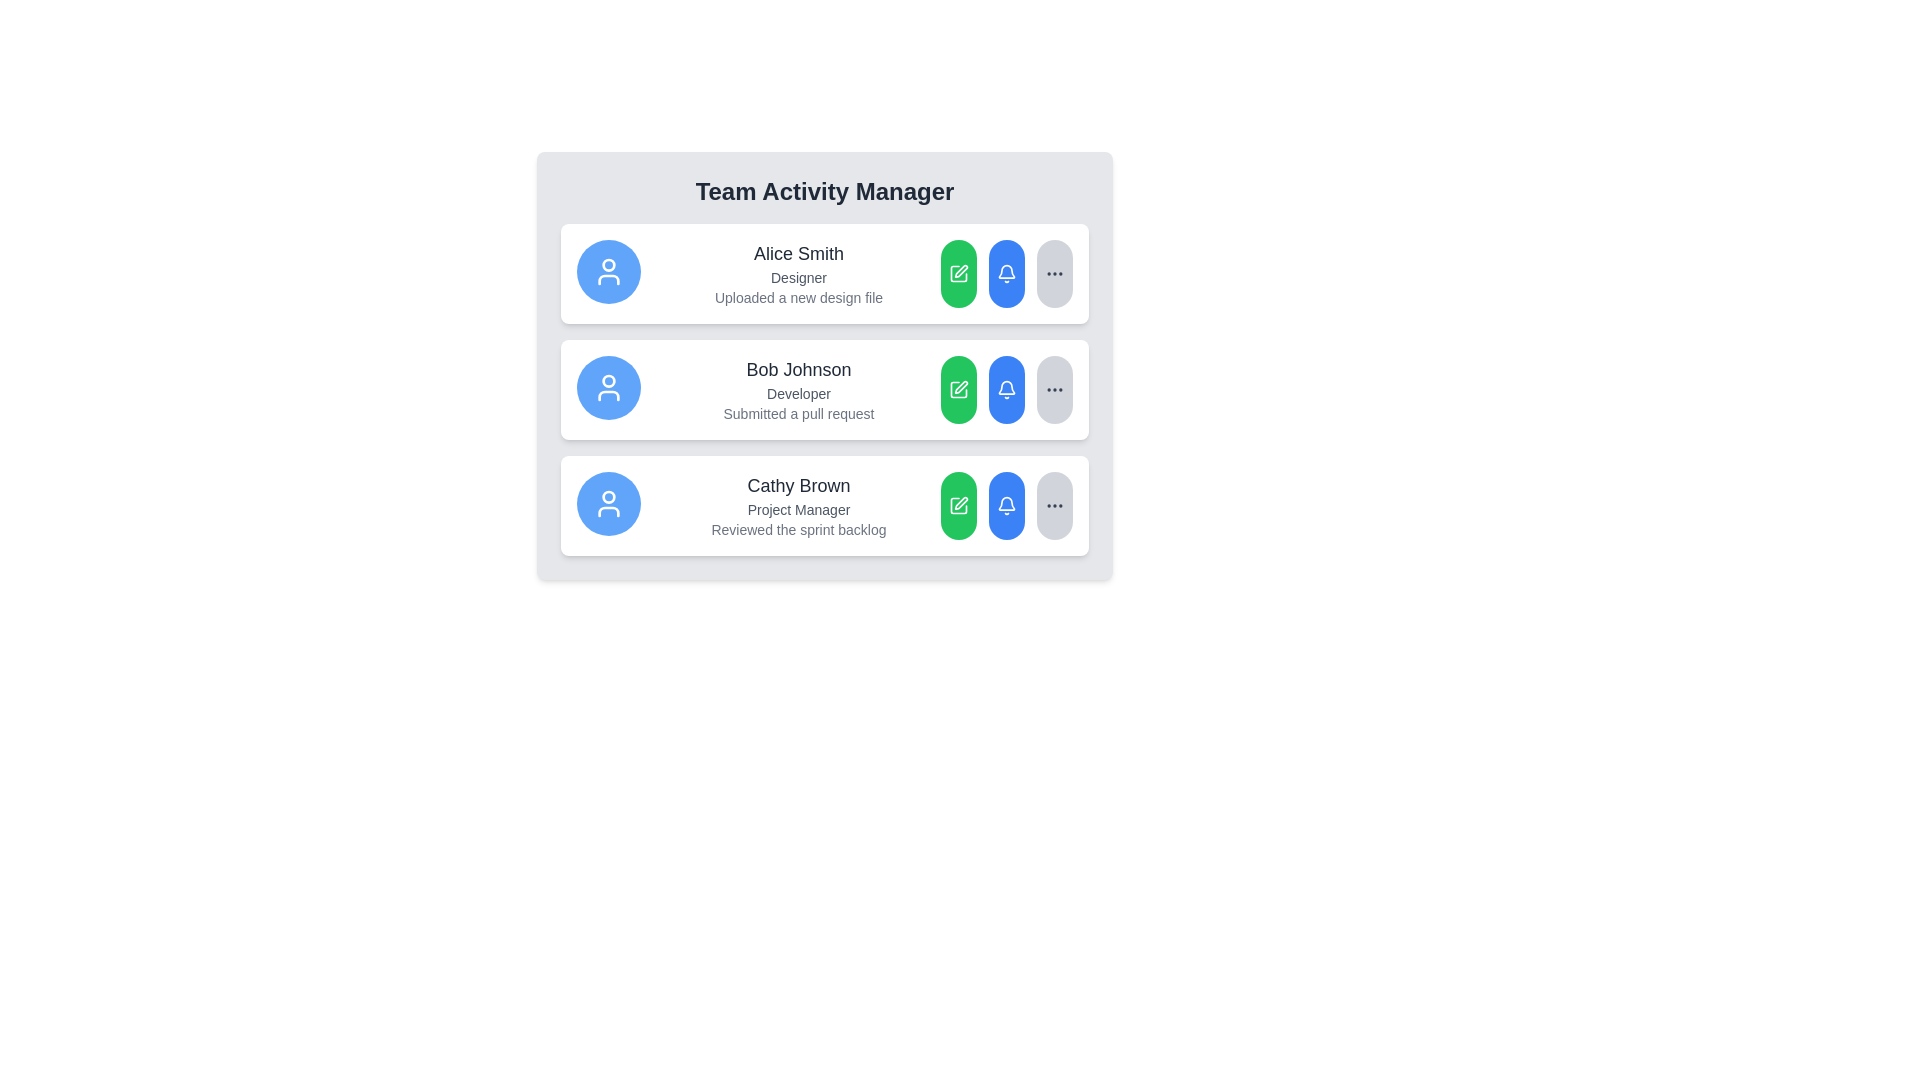 The height and width of the screenshot is (1080, 1920). What do you see at coordinates (1007, 273) in the screenshot?
I see `the circular blue button with a white bell icon located in the interactive panel for 'Alice Smith' in the 'Team Activity Manager' section to trigger its hover effects` at bounding box center [1007, 273].